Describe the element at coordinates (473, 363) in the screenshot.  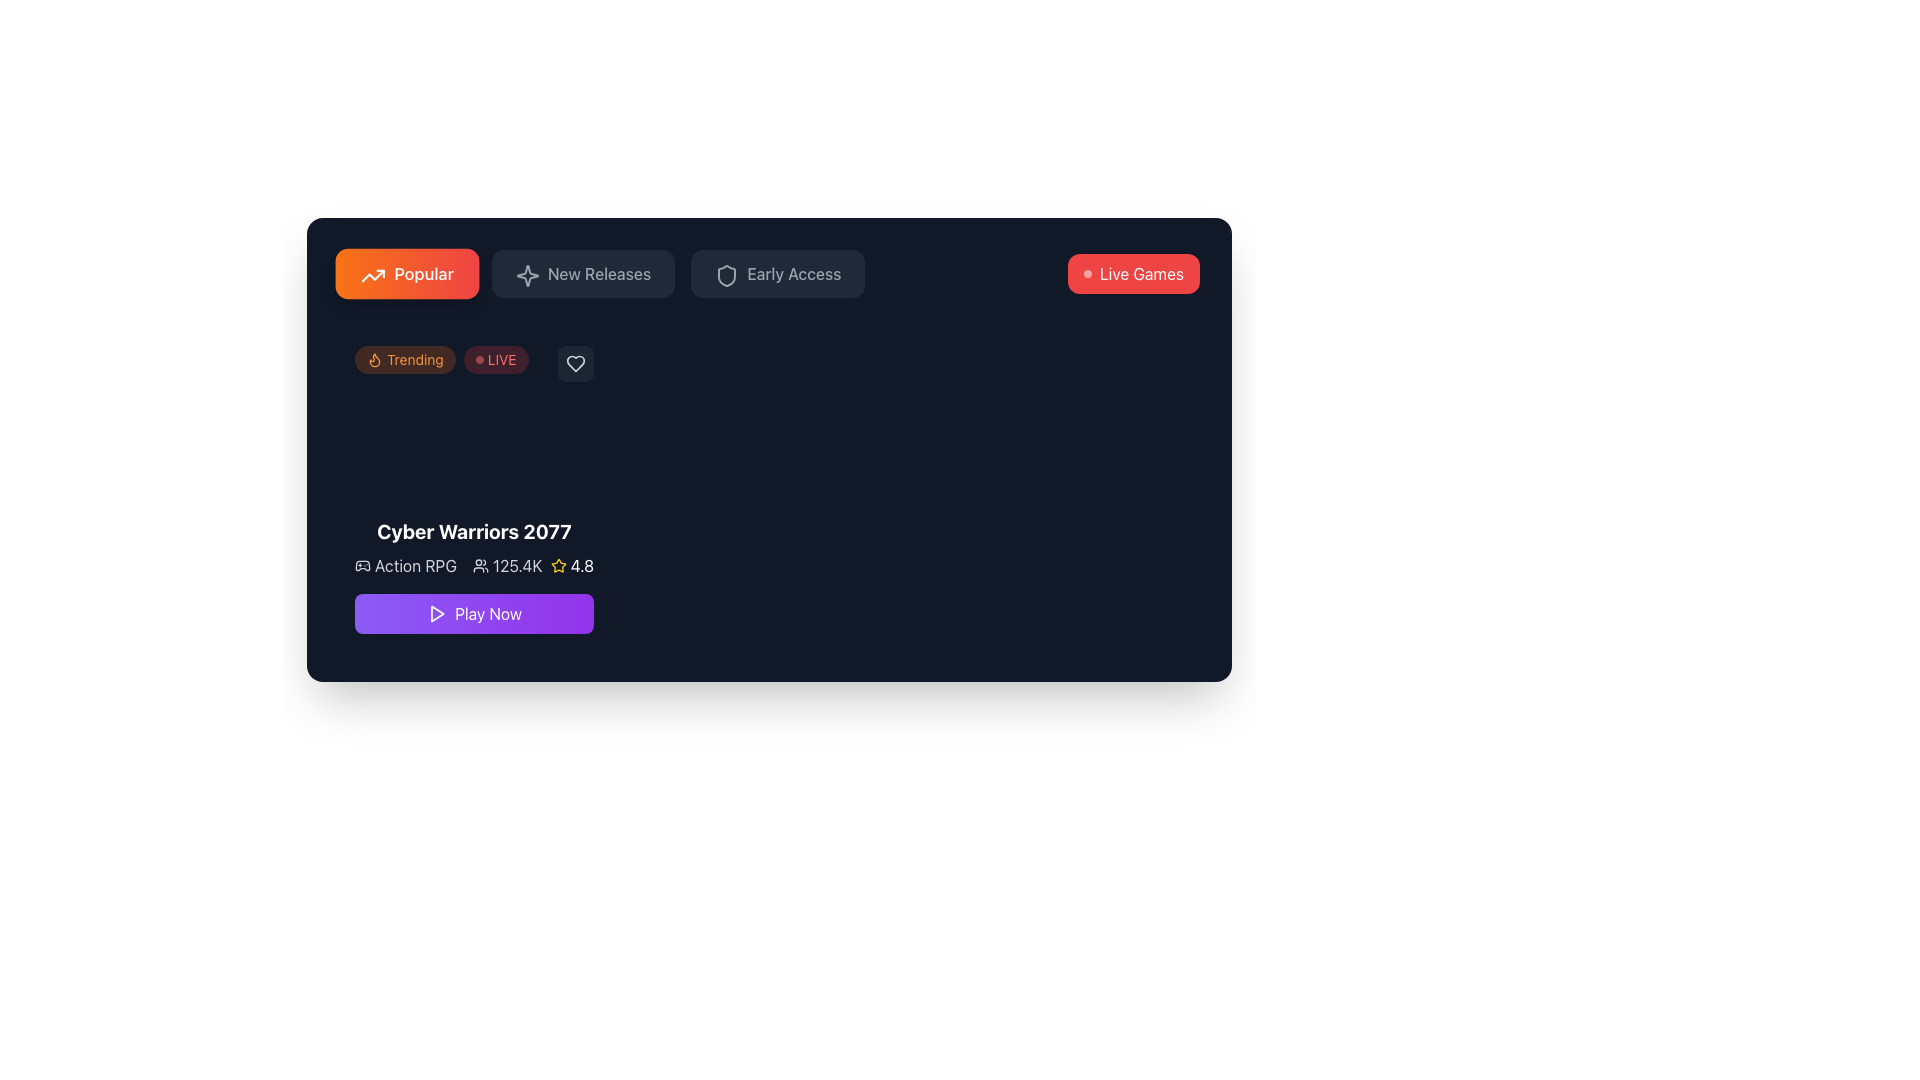
I see `the Status label or badge group located at the top-left corner of the card for 'Cyber Warriors 2077', which indicates the status or highlight of the associated content` at that location.